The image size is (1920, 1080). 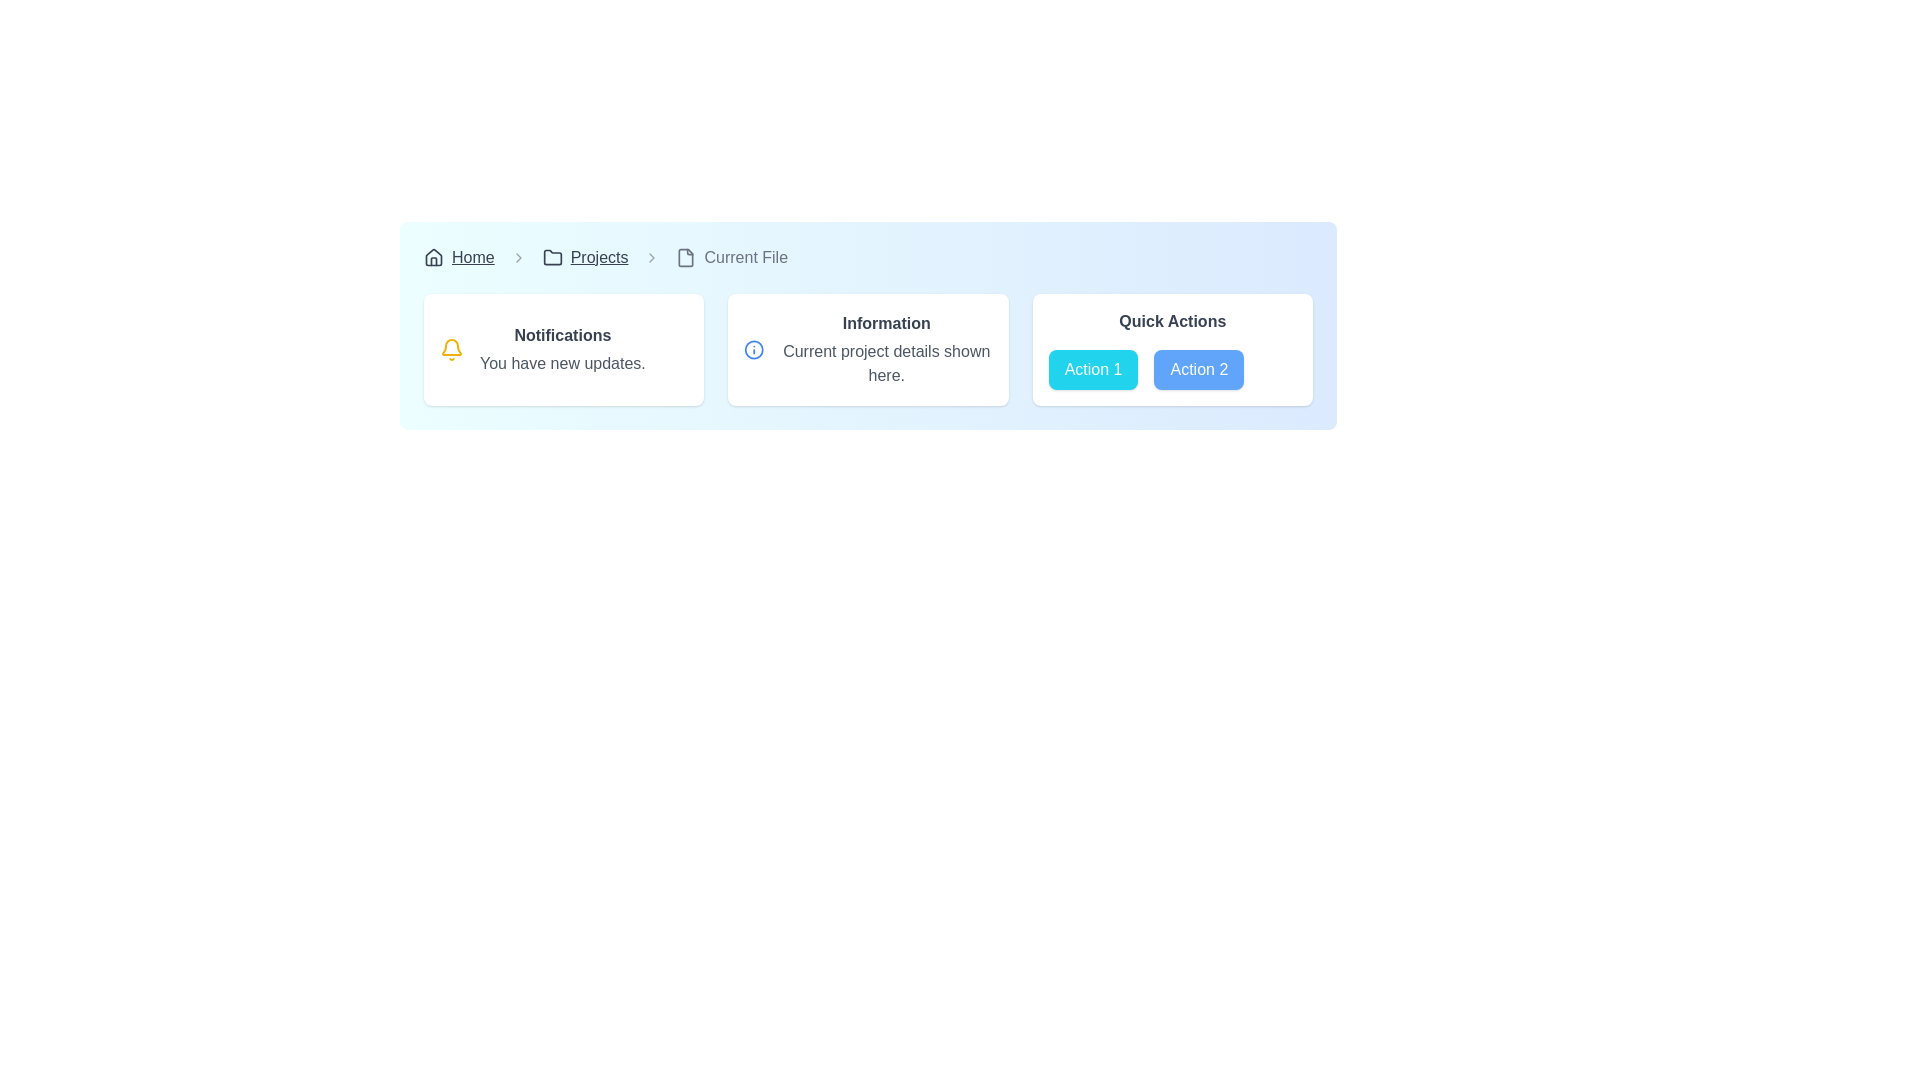 I want to click on the 'Information' text display component which shows the heading 'Information' and the description 'Current project details shown here.', so click(x=885, y=349).